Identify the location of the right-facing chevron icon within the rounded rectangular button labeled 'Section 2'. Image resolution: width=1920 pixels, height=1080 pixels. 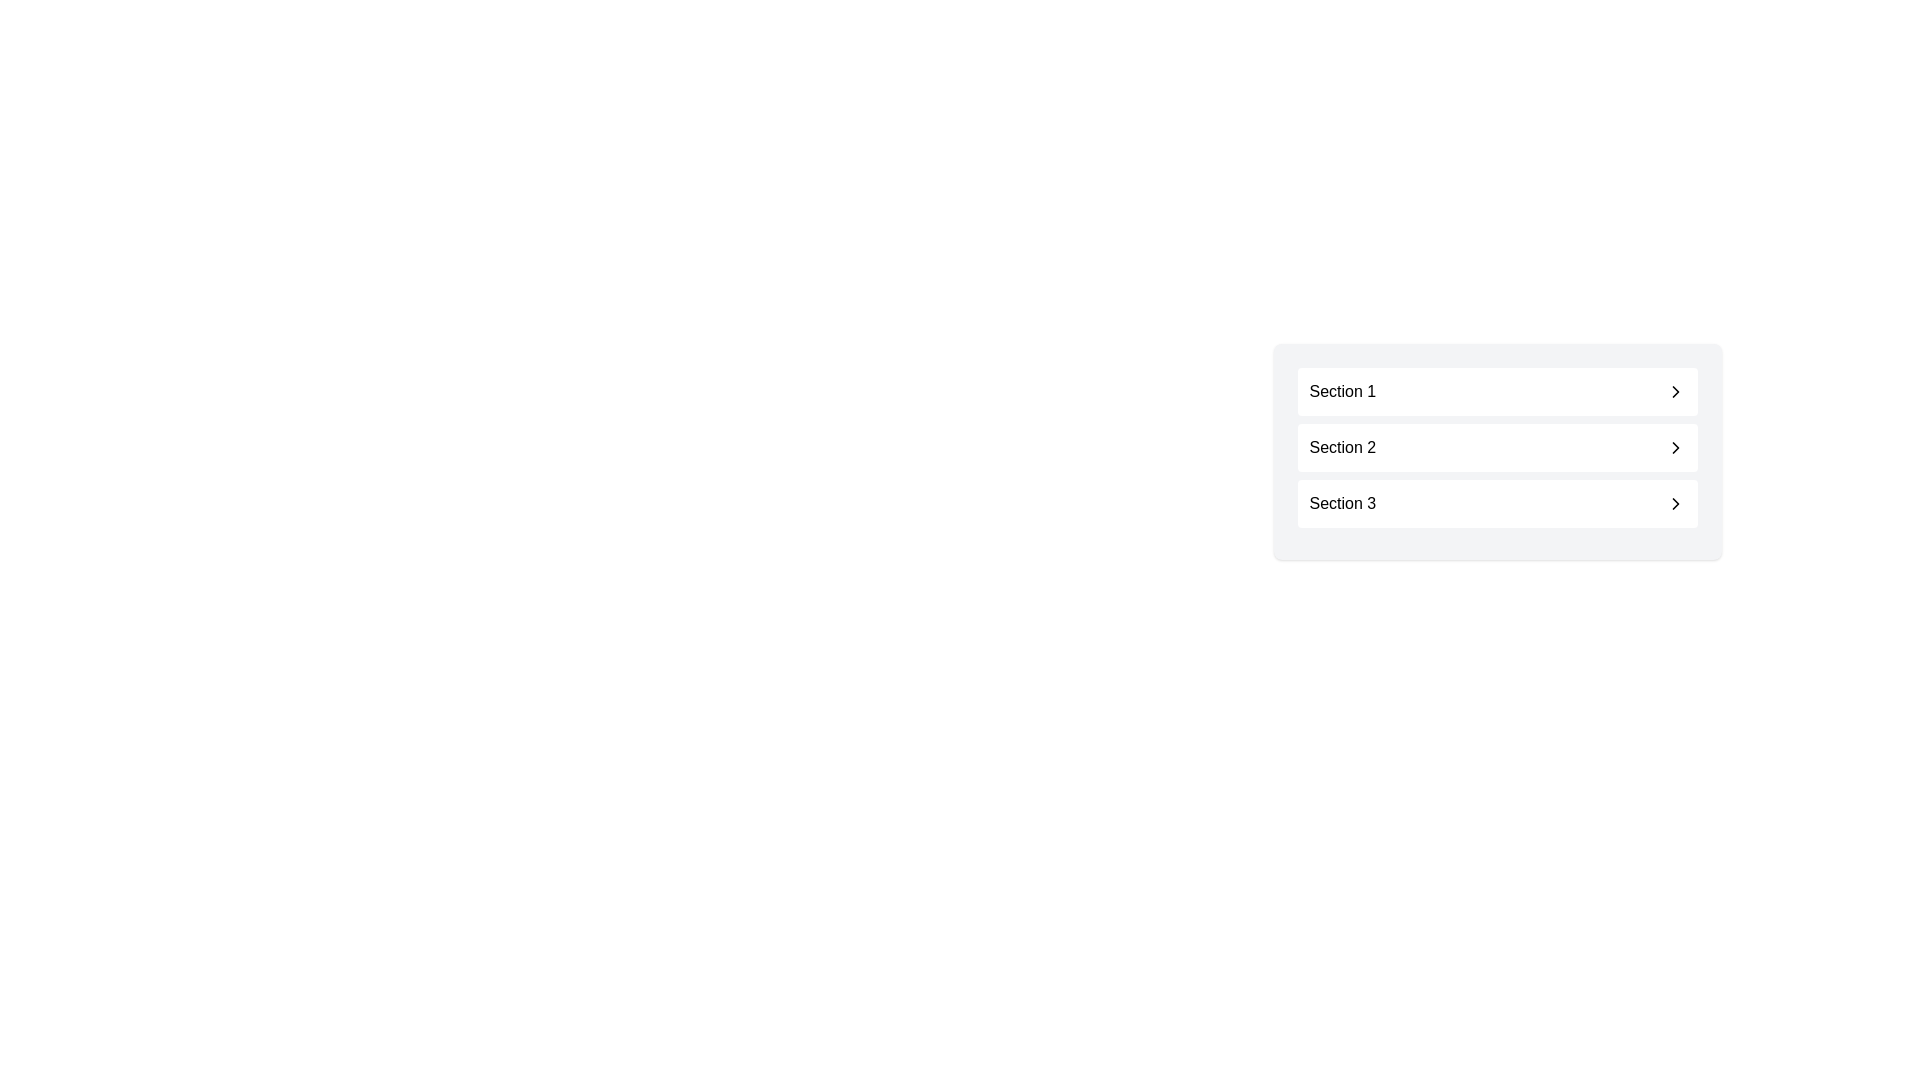
(1675, 446).